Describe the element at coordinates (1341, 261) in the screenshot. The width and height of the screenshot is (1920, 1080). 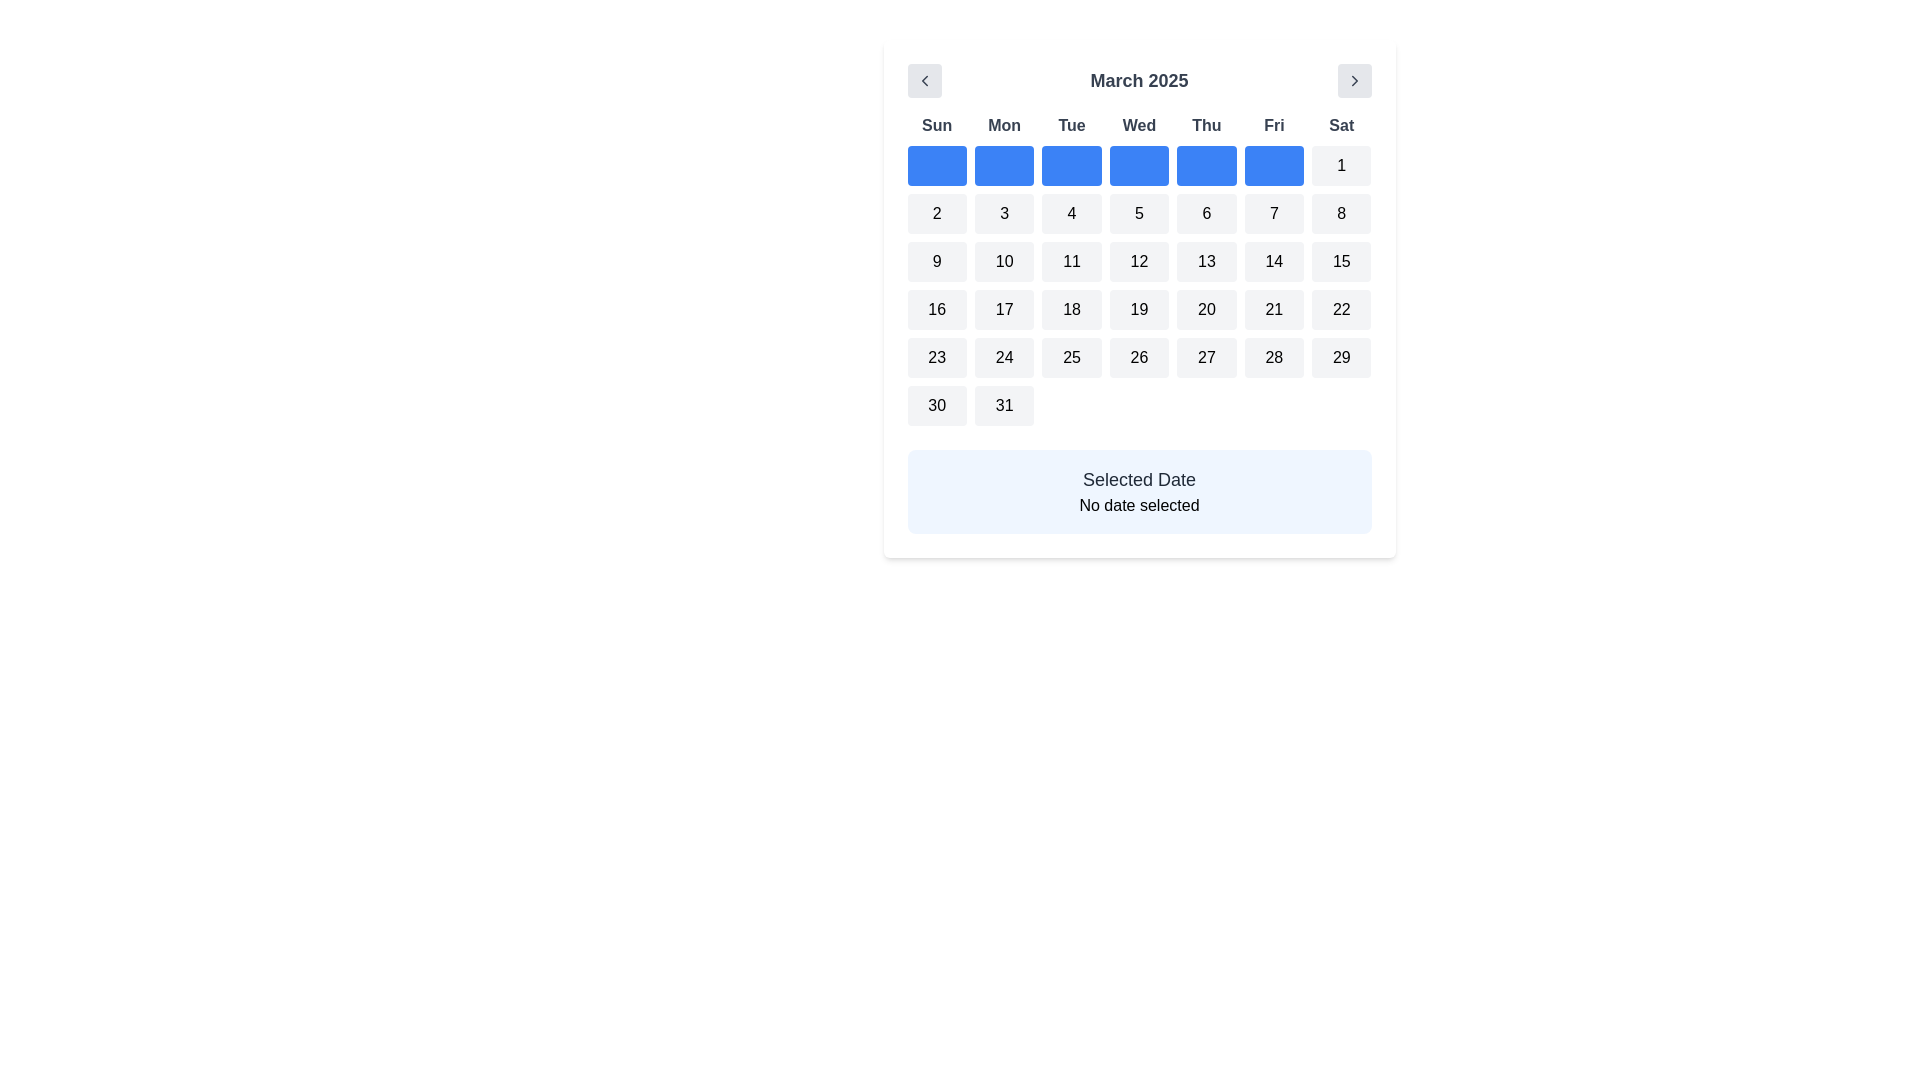
I see `the button displaying the number '15' in a rounded box with a light gray background, representing Saturday in the calendar layout for March 2025` at that location.